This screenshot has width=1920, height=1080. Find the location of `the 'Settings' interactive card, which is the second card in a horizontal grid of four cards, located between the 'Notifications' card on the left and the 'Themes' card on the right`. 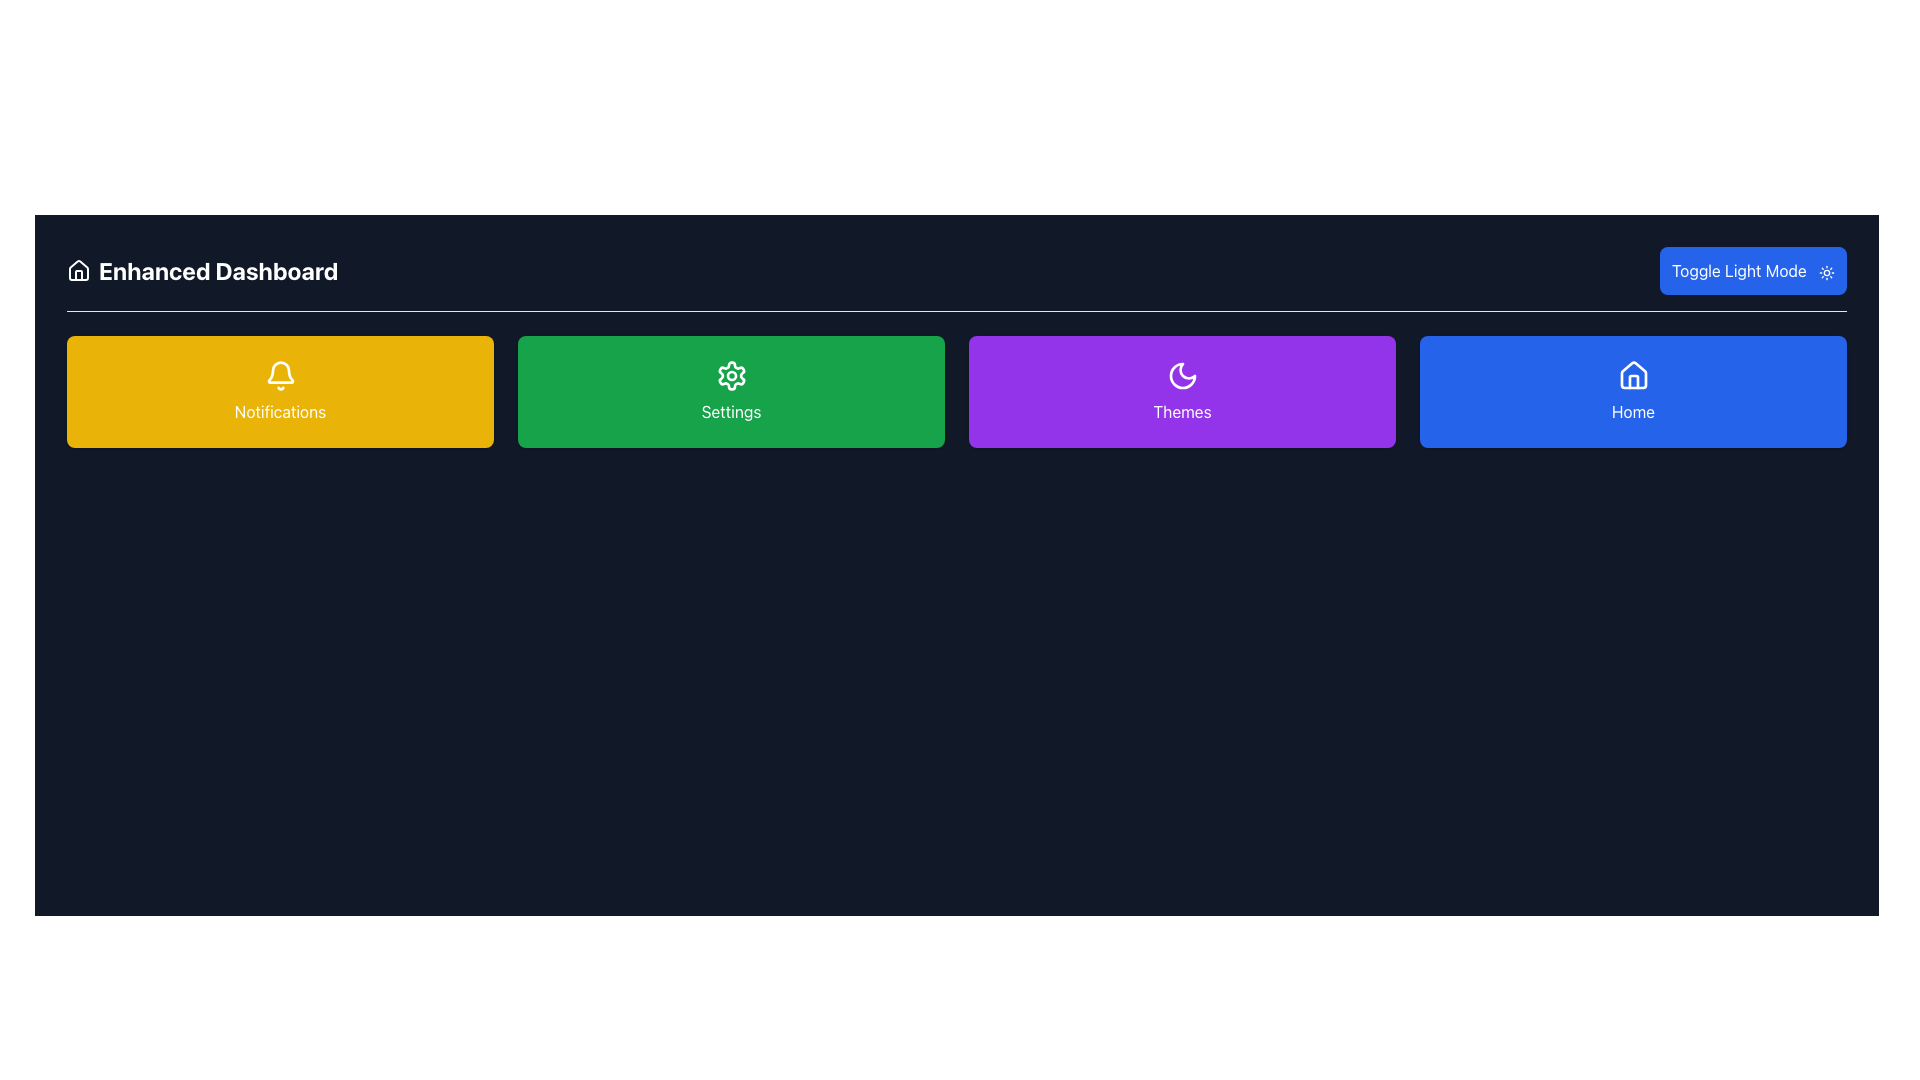

the 'Settings' interactive card, which is the second card in a horizontal grid of four cards, located between the 'Notifications' card on the left and the 'Themes' card on the right is located at coordinates (730, 392).